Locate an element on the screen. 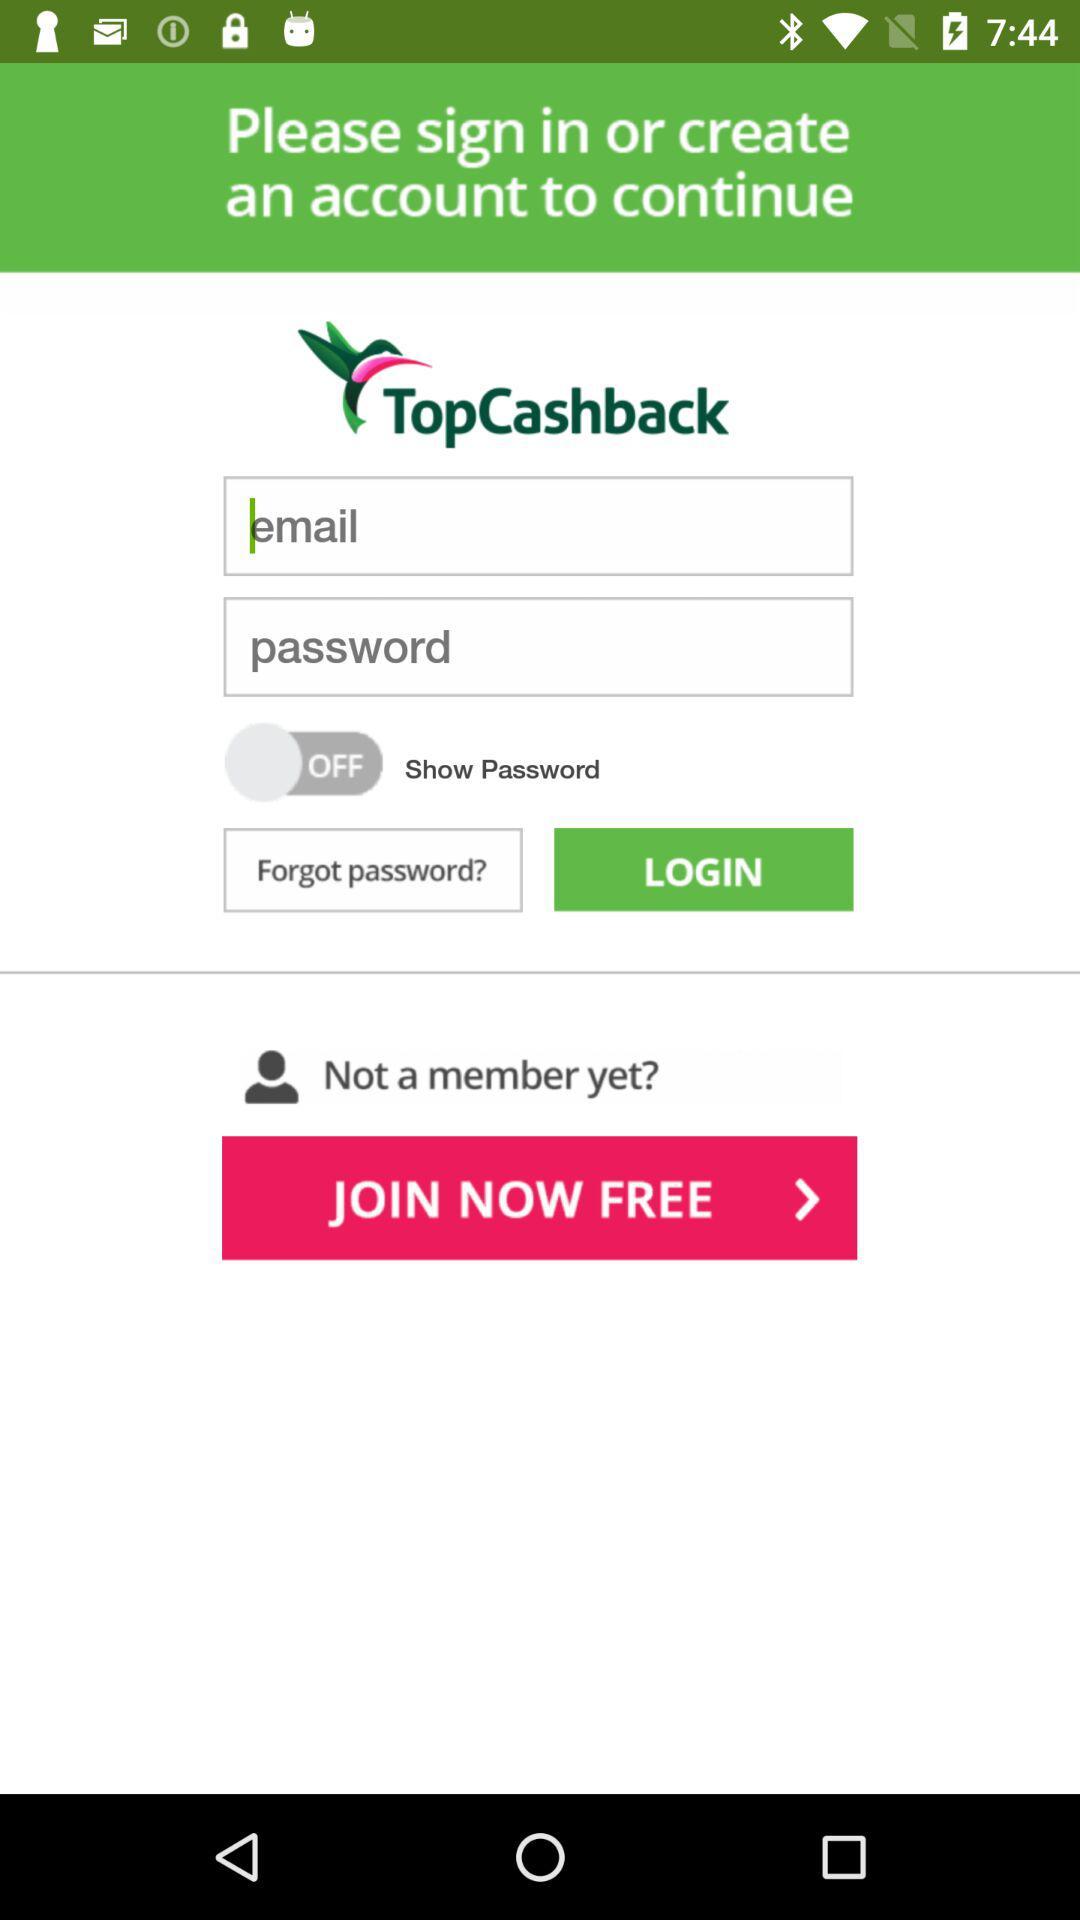 Image resolution: width=1080 pixels, height=1920 pixels. type in email address is located at coordinates (537, 526).